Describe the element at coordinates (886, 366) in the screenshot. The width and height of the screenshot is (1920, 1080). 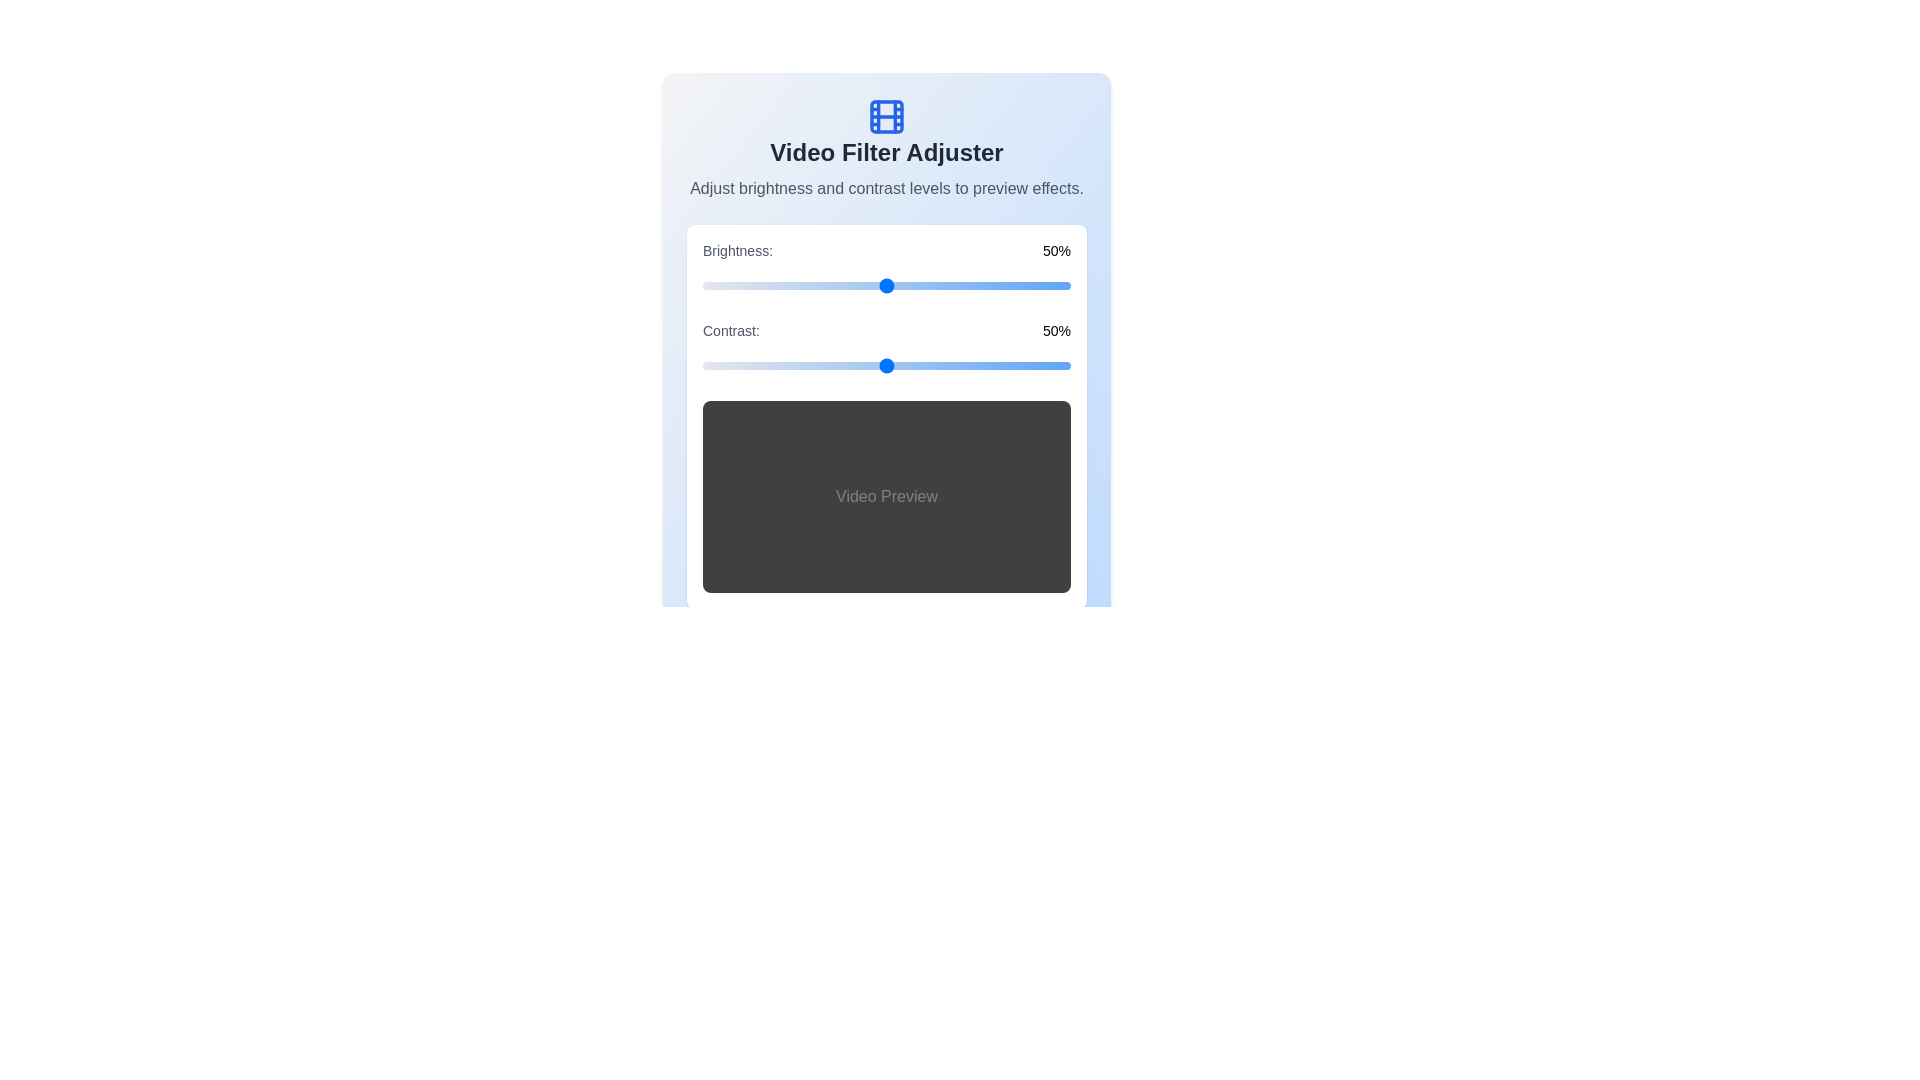
I see `the contrast slider to 50%` at that location.